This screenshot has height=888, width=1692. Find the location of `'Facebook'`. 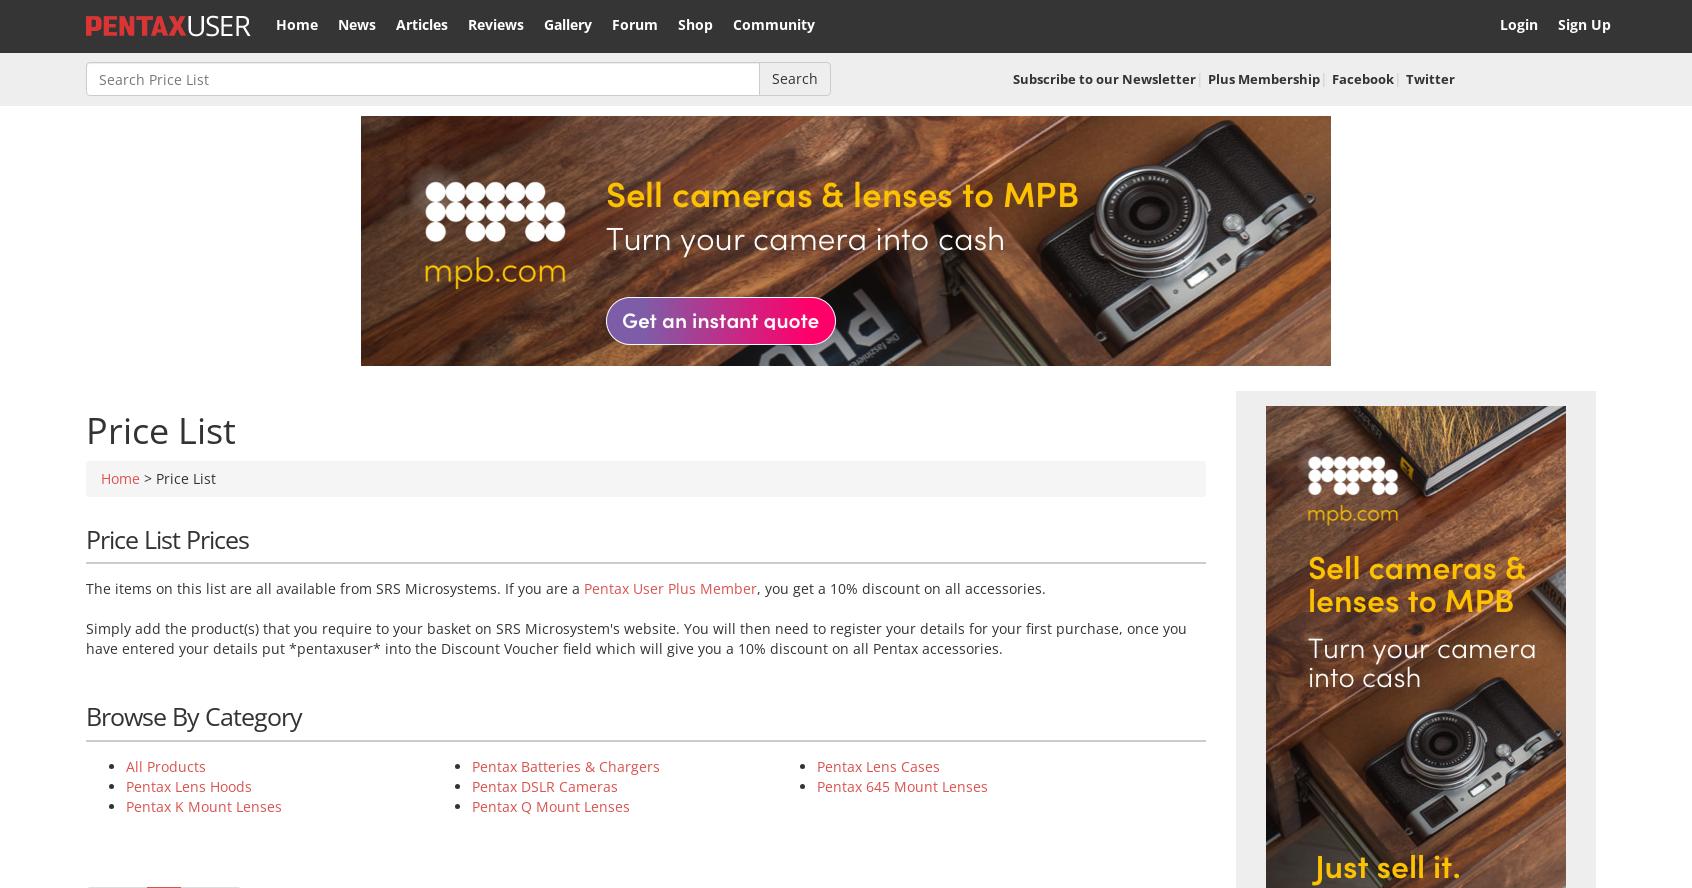

'Facebook' is located at coordinates (1362, 78).